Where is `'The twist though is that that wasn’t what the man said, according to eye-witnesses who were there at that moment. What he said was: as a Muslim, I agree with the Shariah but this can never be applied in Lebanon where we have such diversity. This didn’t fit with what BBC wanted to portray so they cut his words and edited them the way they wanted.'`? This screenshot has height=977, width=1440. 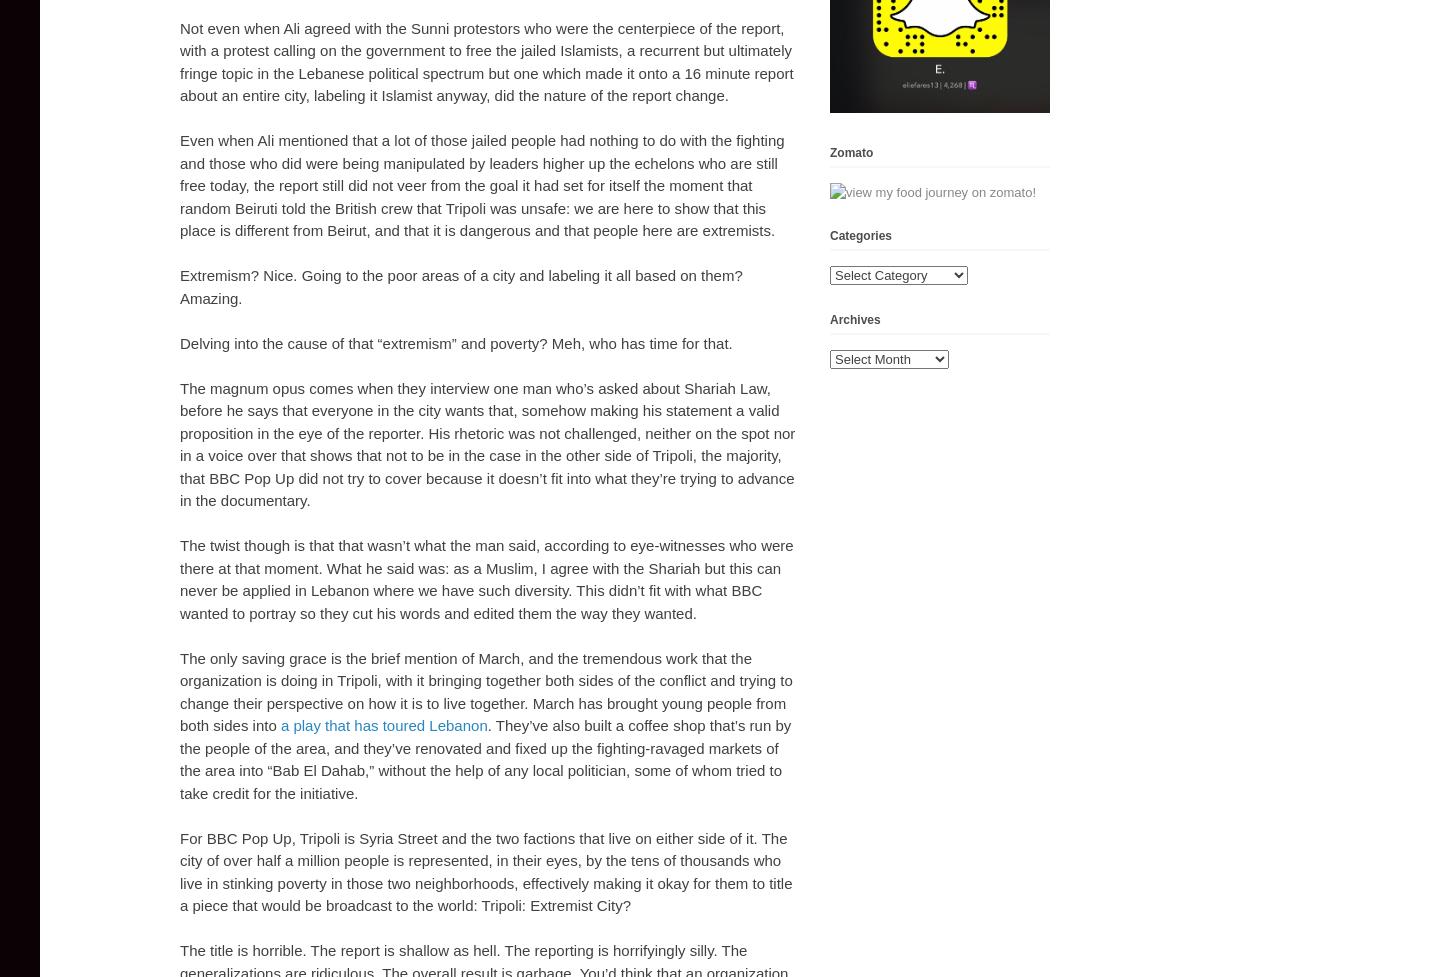 'The twist though is that that wasn’t what the man said, according to eye-witnesses who were there at that moment. What he said was: as a Muslim, I agree with the Shariah but this can never be applied in Lebanon where we have such diversity. This didn’t fit with what BBC wanted to portray so they cut his words and edited them the way they wanted.' is located at coordinates (485, 577).